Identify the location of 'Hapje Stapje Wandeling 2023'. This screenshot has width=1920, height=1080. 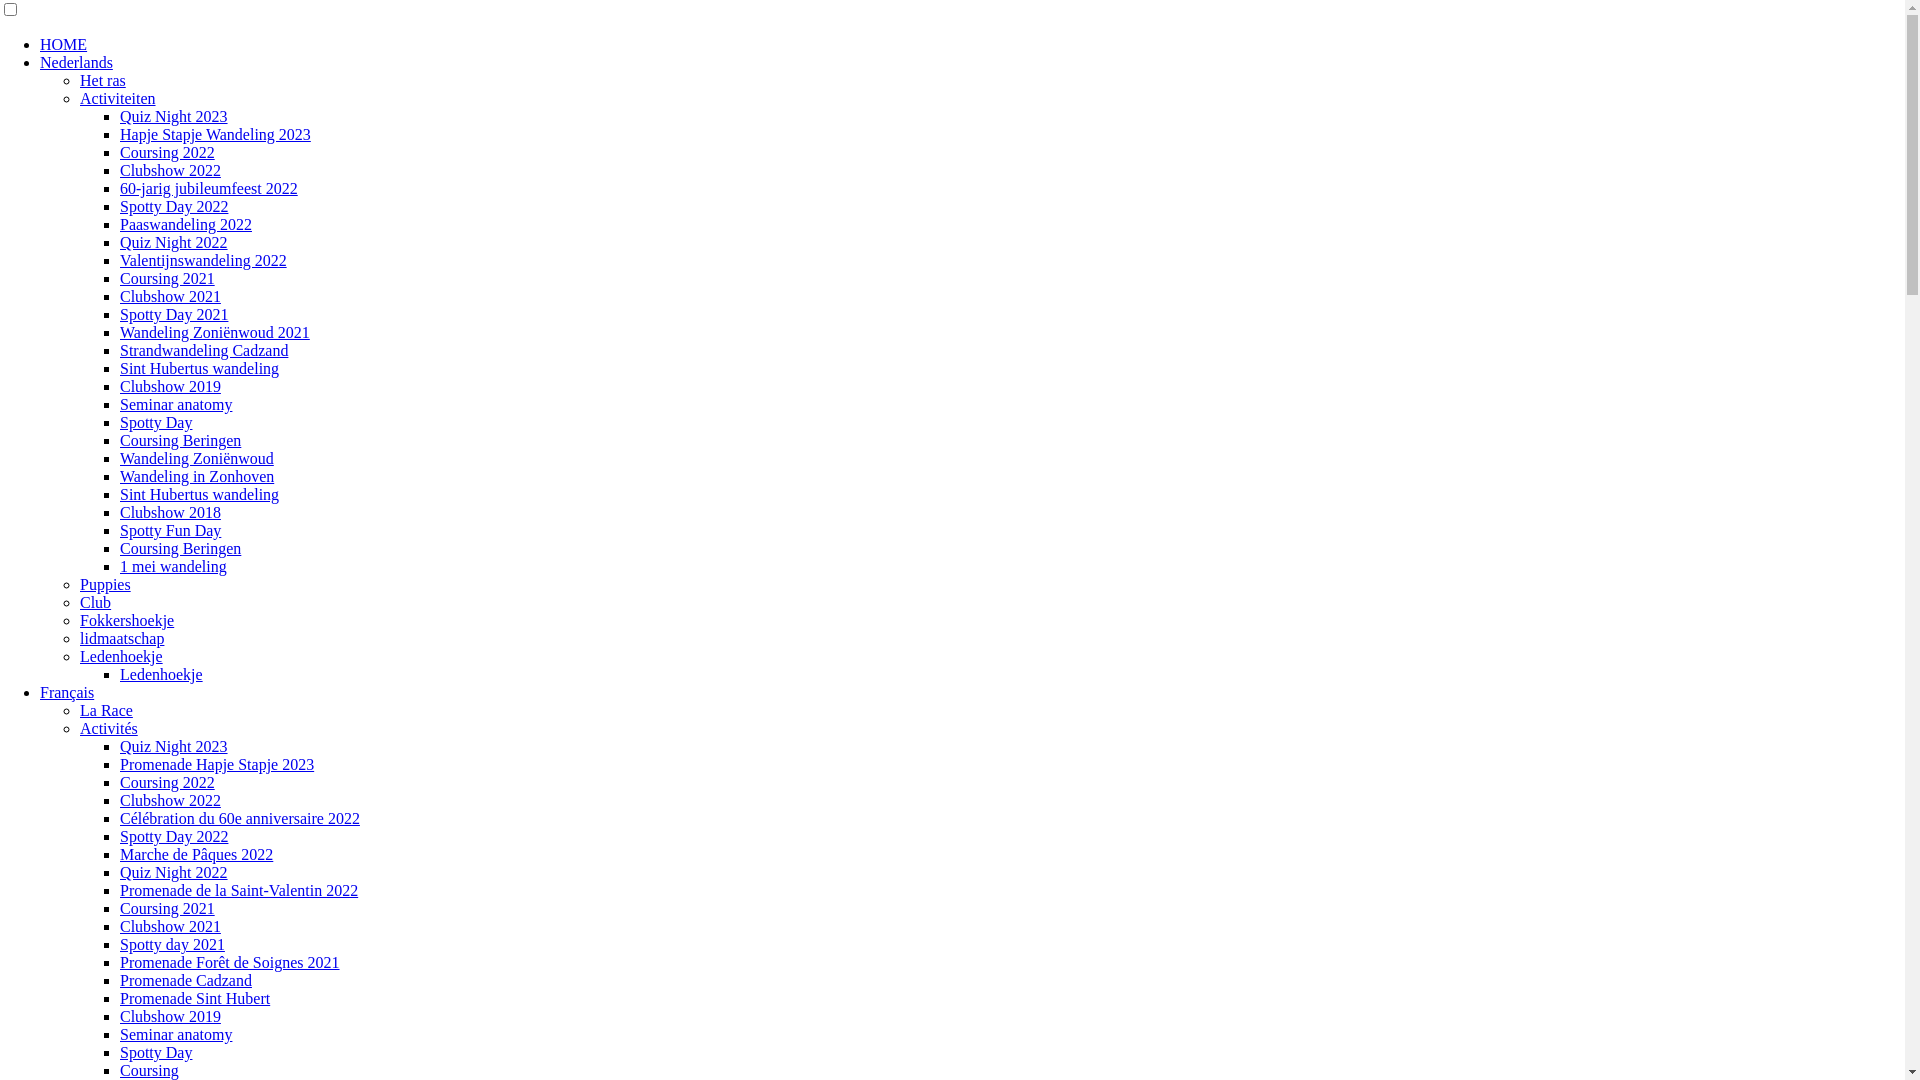
(215, 134).